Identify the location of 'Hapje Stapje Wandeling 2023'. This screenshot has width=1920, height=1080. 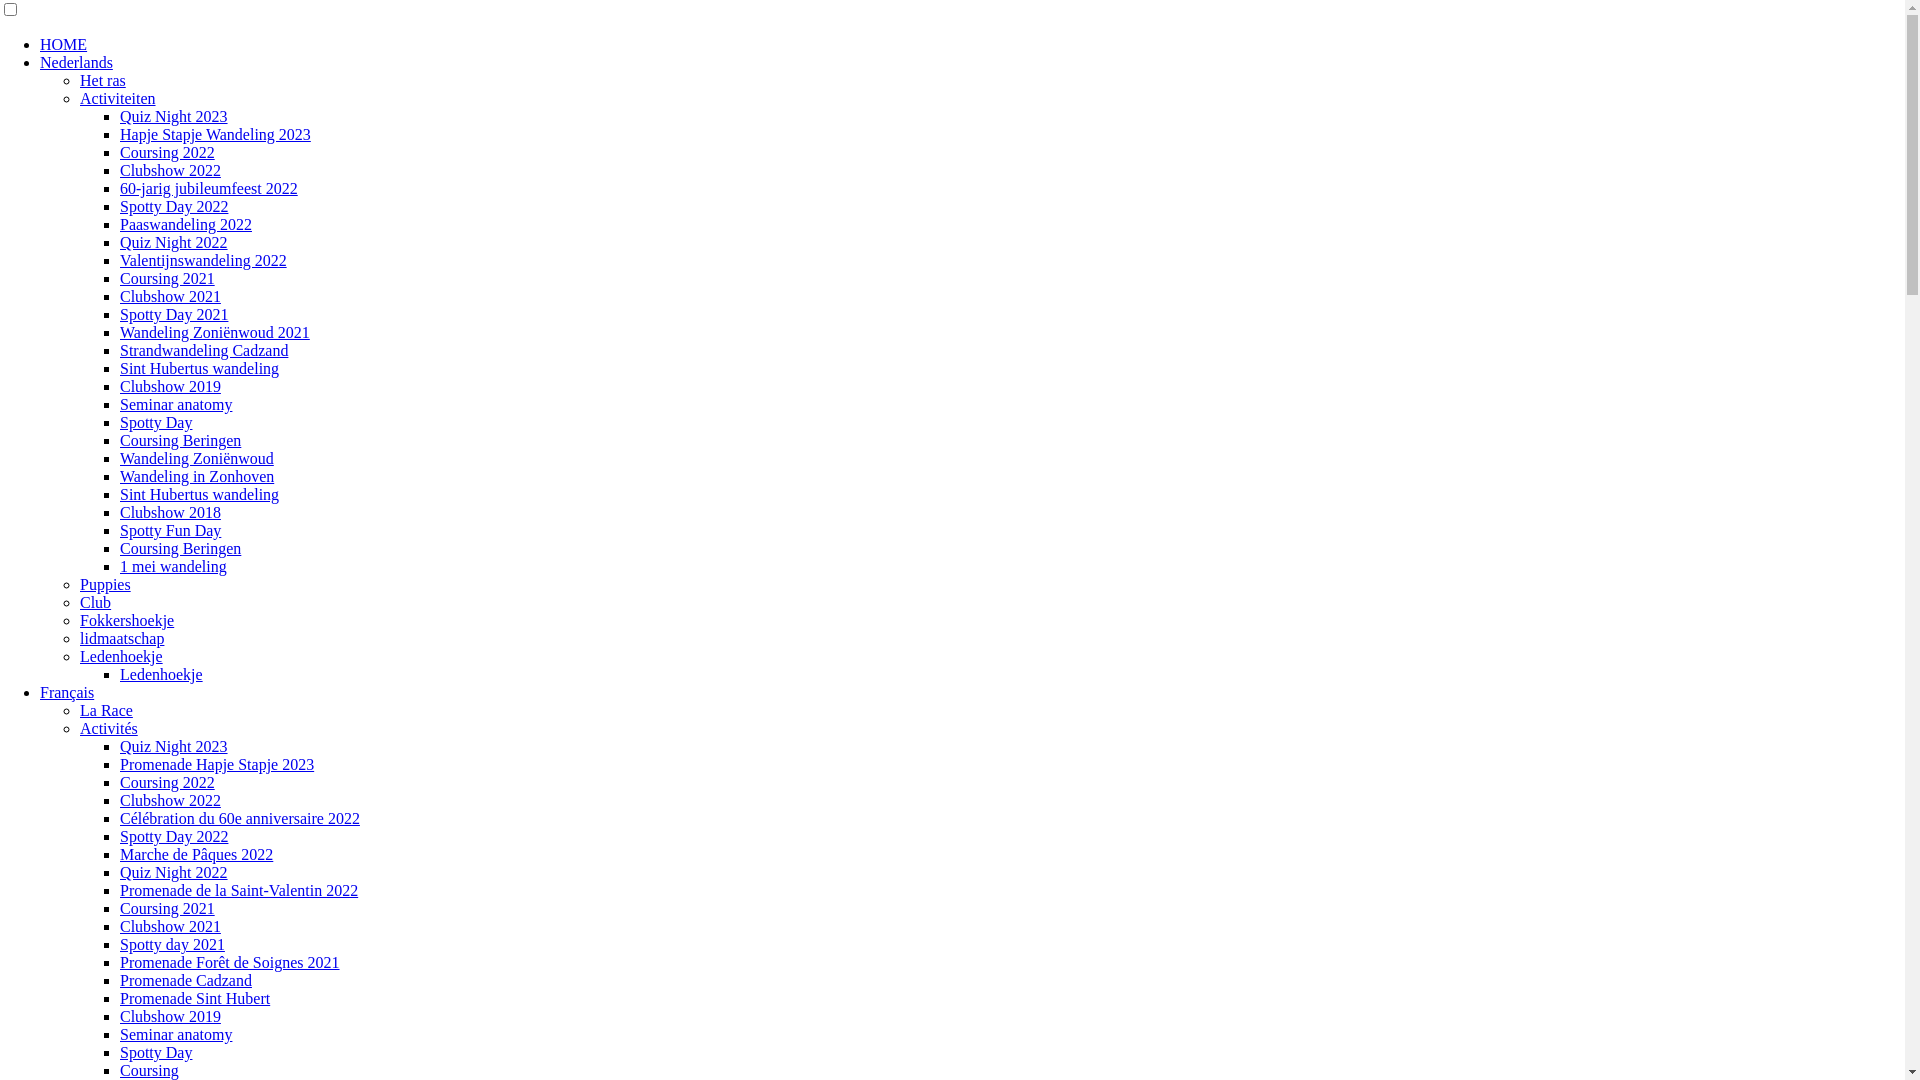
(215, 134).